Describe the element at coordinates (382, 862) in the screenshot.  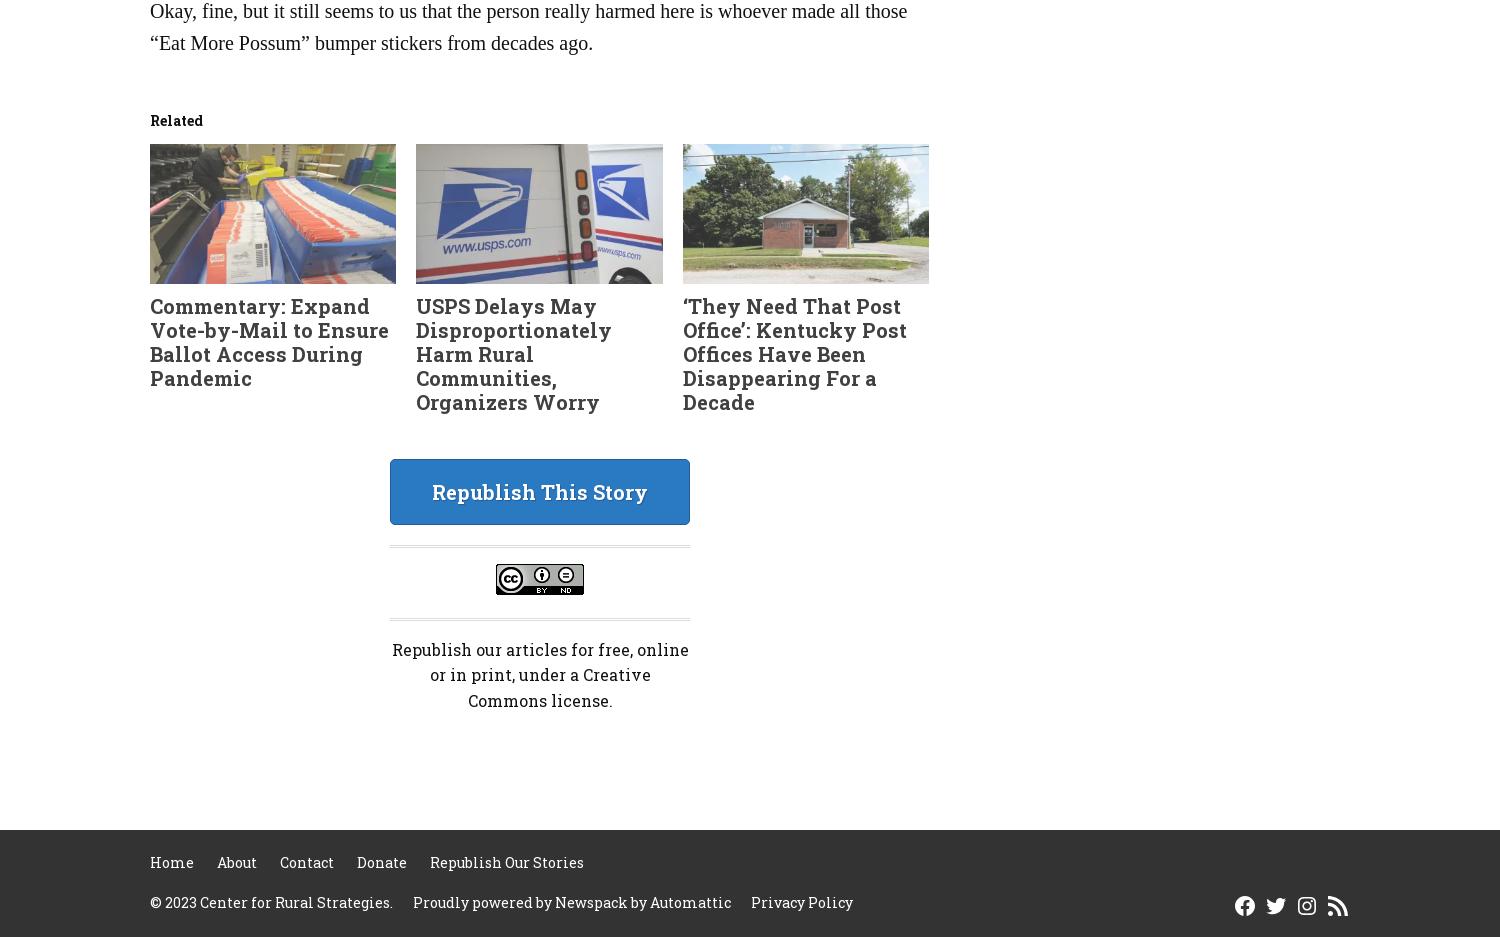
I see `'Donate'` at that location.